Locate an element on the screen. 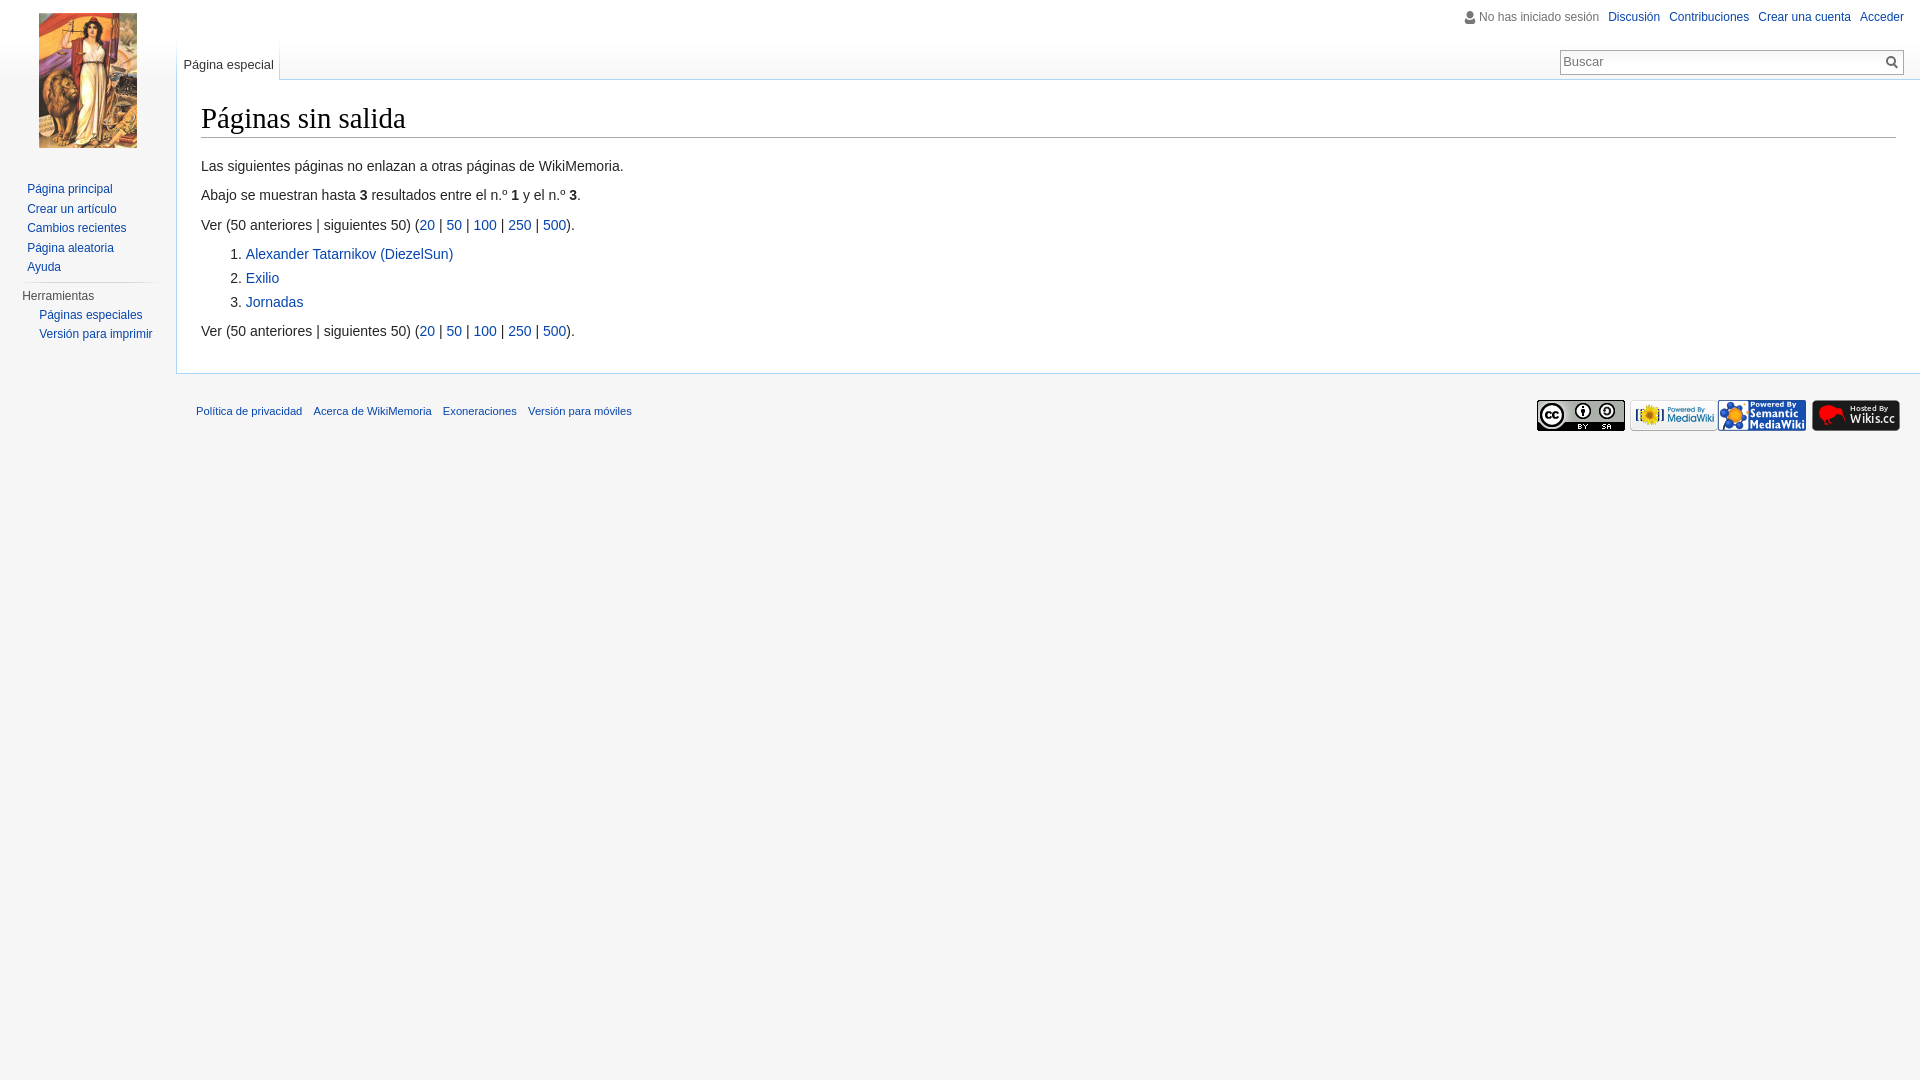  'Buscar en WikiMemoria [alt-shift-f]' is located at coordinates (1720, 60).